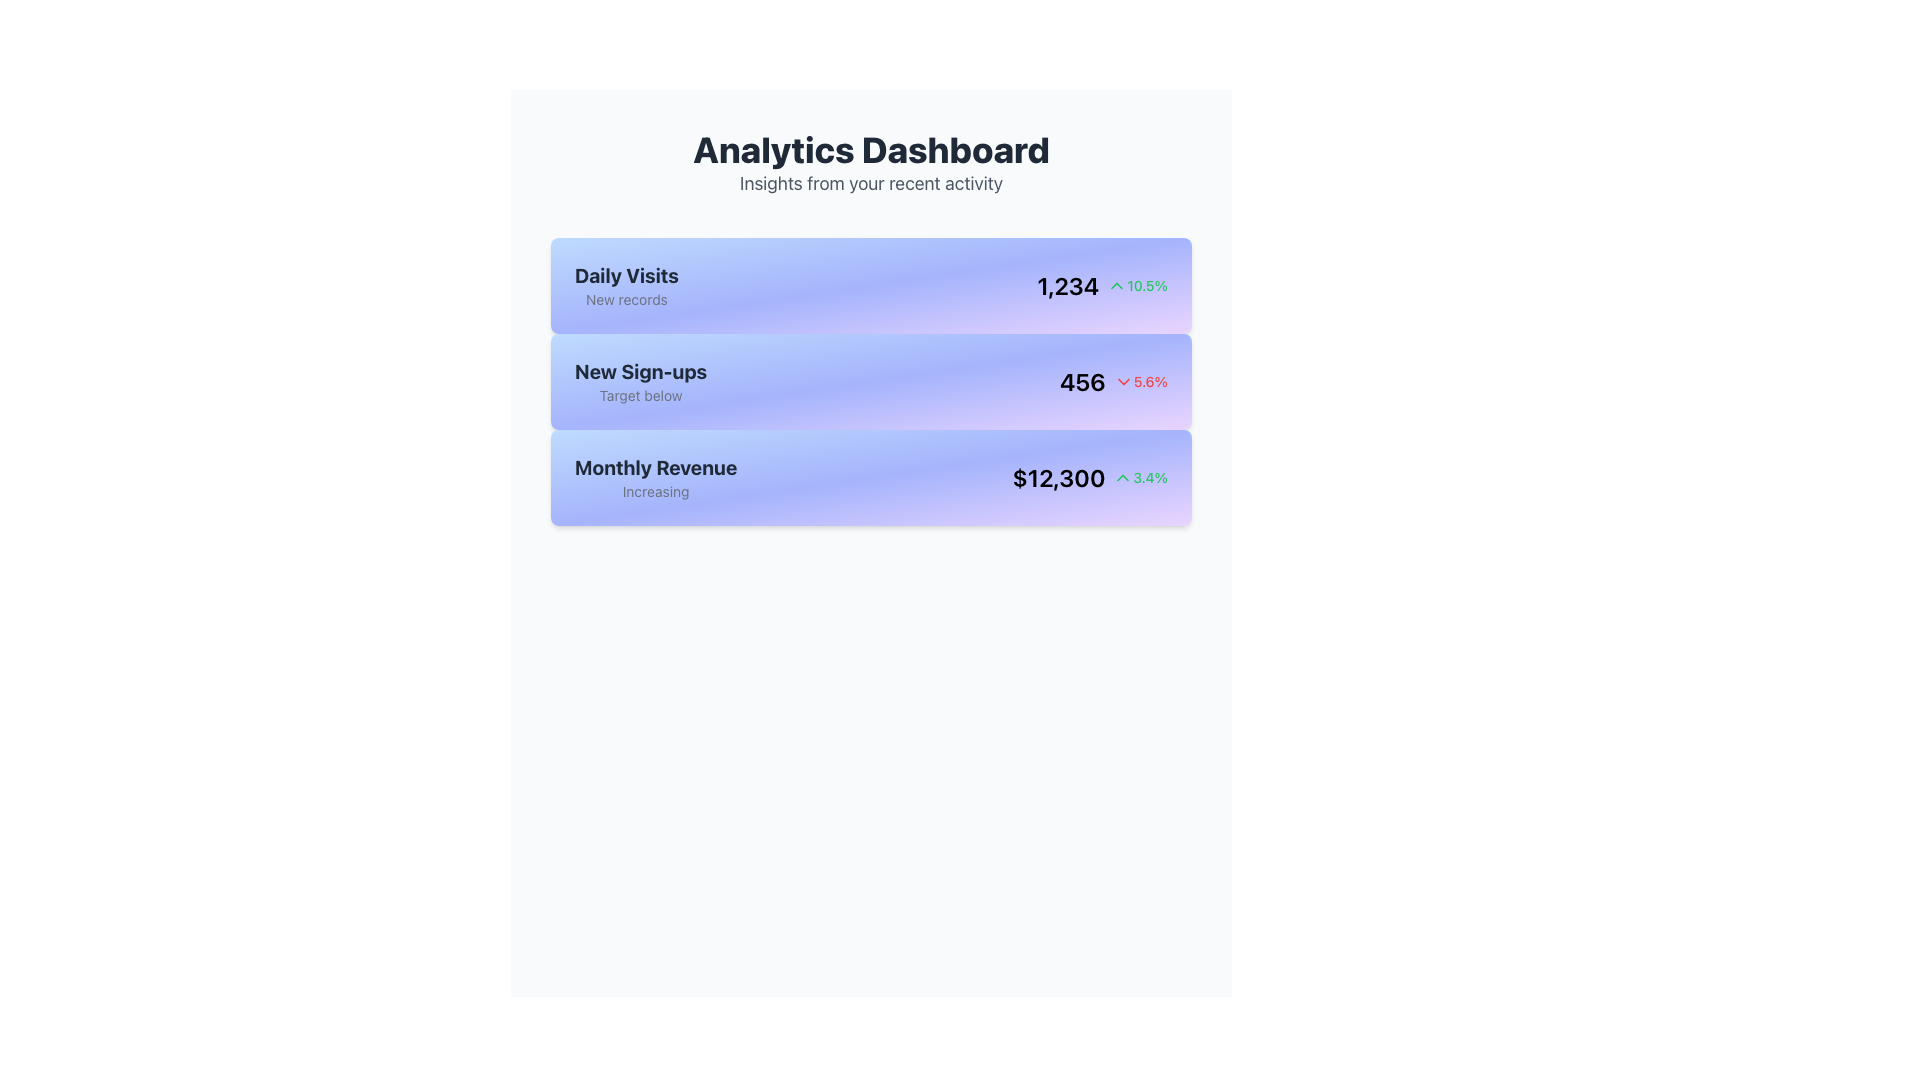  I want to click on text of the bold label that says 'Daily Visits', which is located at the top-left of a card in a vertical layout, so click(625, 276).